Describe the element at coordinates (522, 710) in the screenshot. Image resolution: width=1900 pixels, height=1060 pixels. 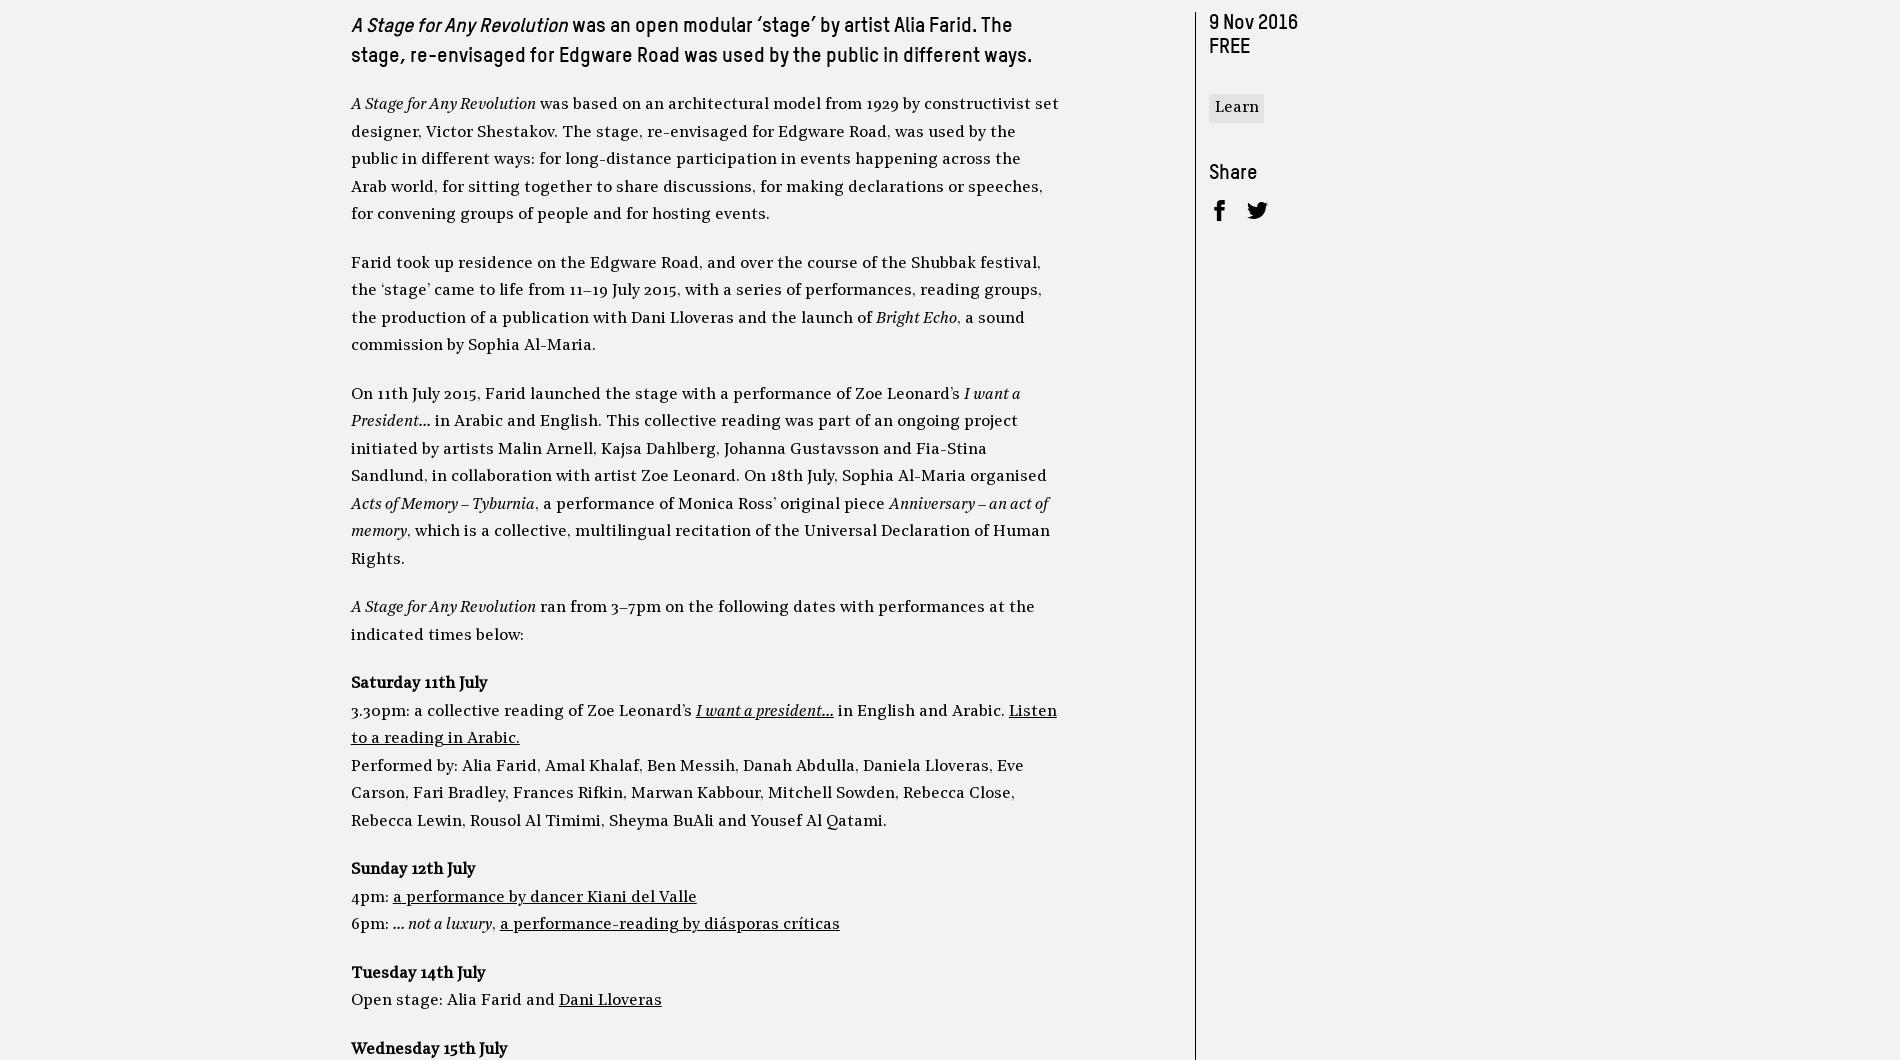
I see `'3.30pm: a collective reading of Zoe Leonard’s'` at that location.